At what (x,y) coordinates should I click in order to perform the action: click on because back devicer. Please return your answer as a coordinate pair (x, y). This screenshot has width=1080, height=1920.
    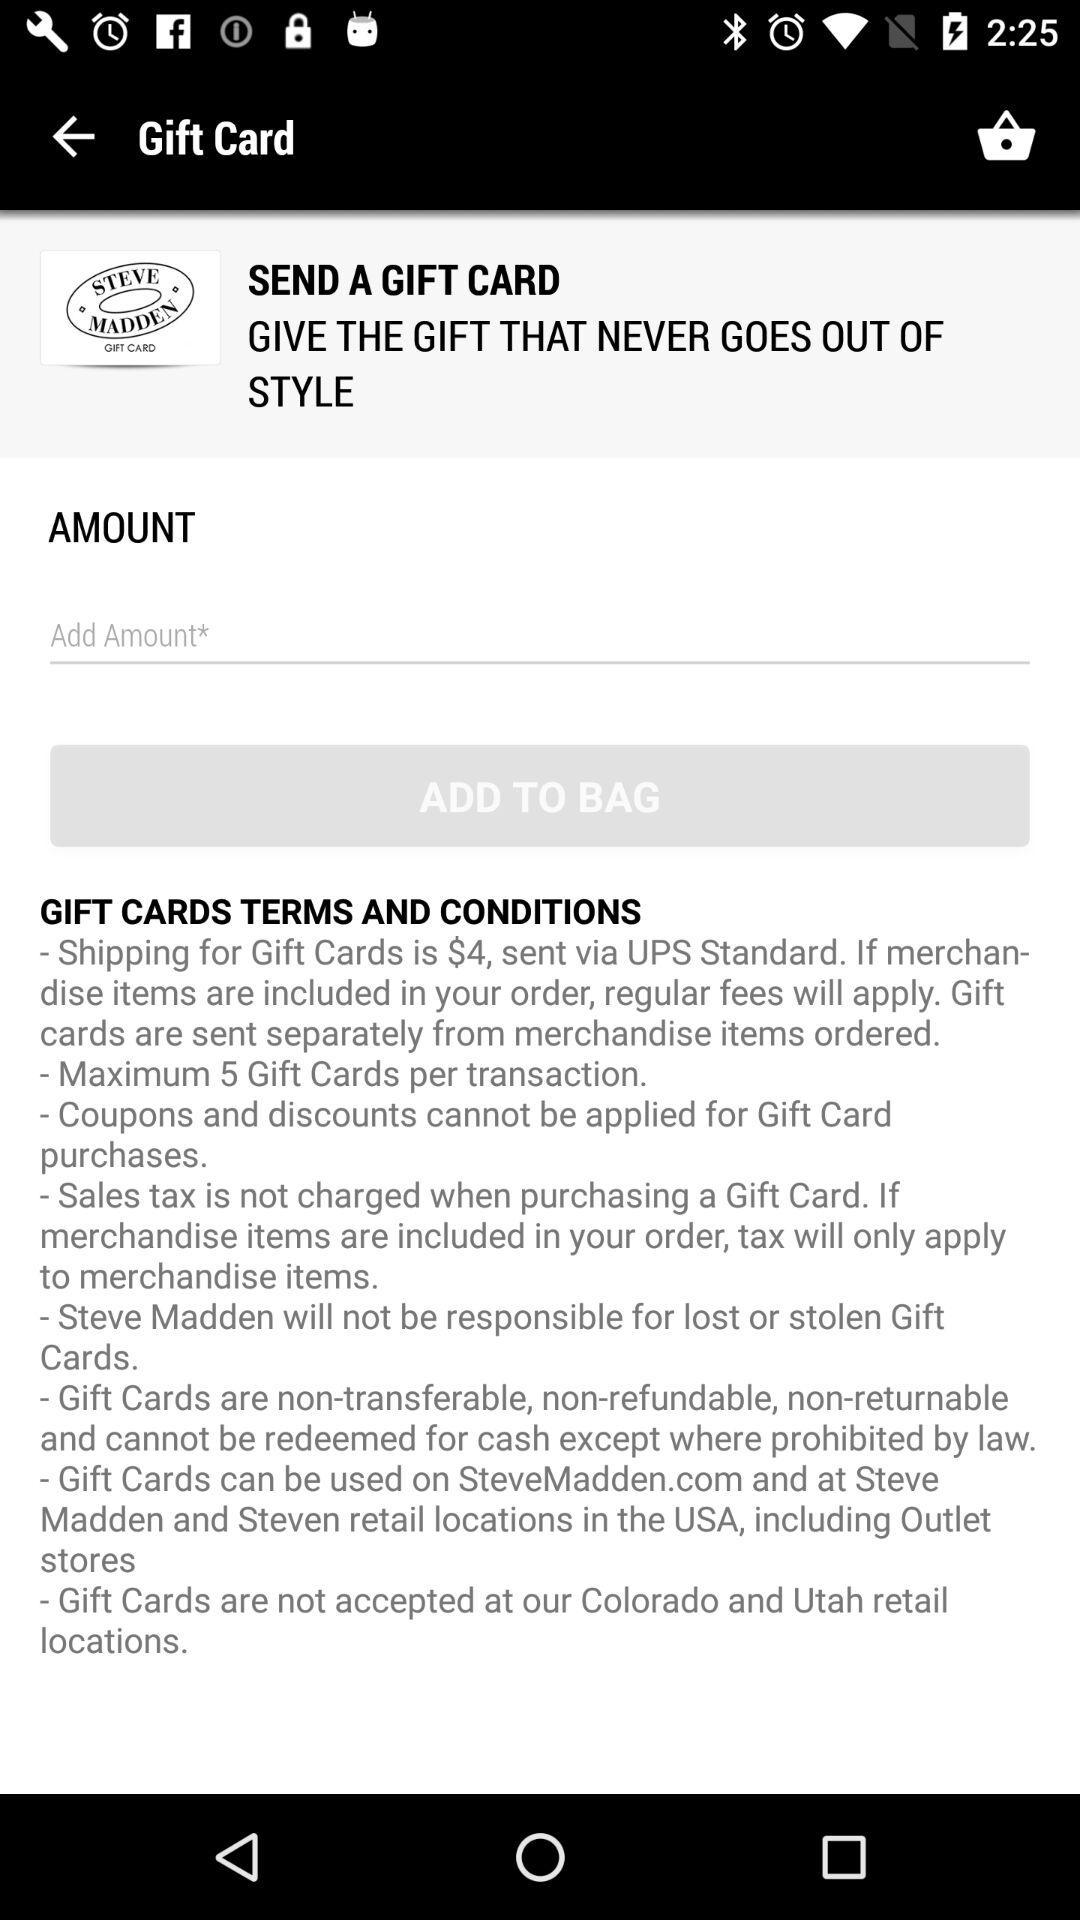
    Looking at the image, I should click on (540, 634).